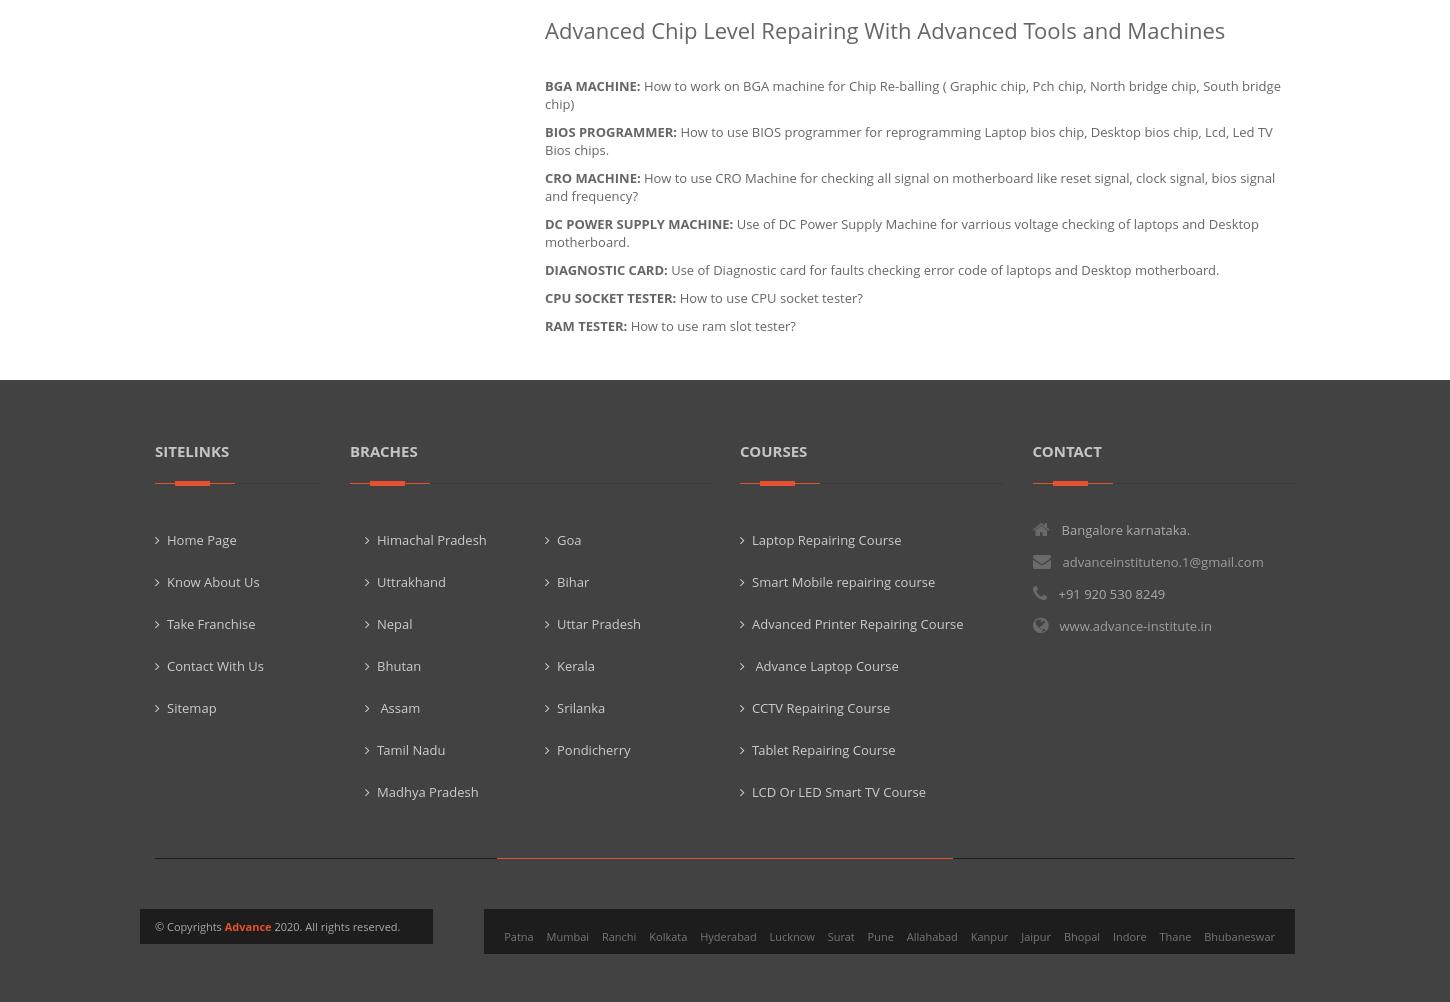  What do you see at coordinates (166, 538) in the screenshot?
I see `'Home Page'` at bounding box center [166, 538].